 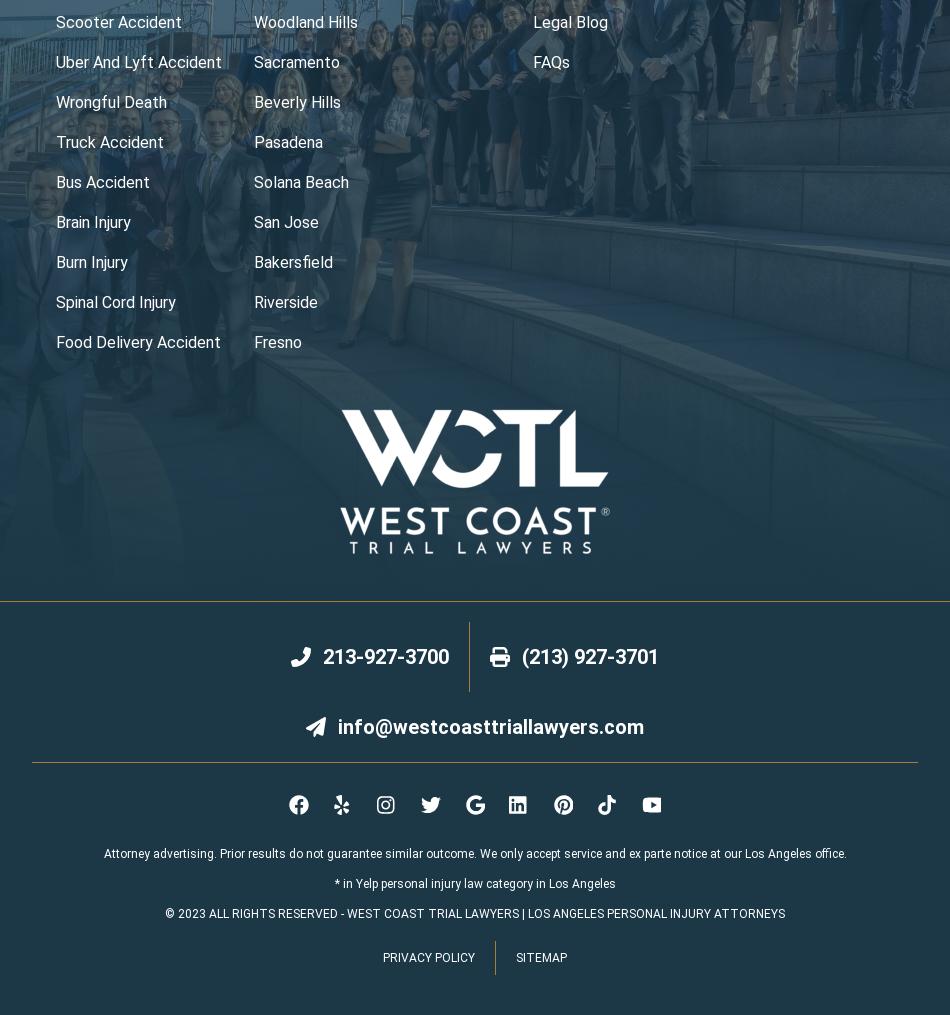 What do you see at coordinates (276, 341) in the screenshot?
I see `'Fresno'` at bounding box center [276, 341].